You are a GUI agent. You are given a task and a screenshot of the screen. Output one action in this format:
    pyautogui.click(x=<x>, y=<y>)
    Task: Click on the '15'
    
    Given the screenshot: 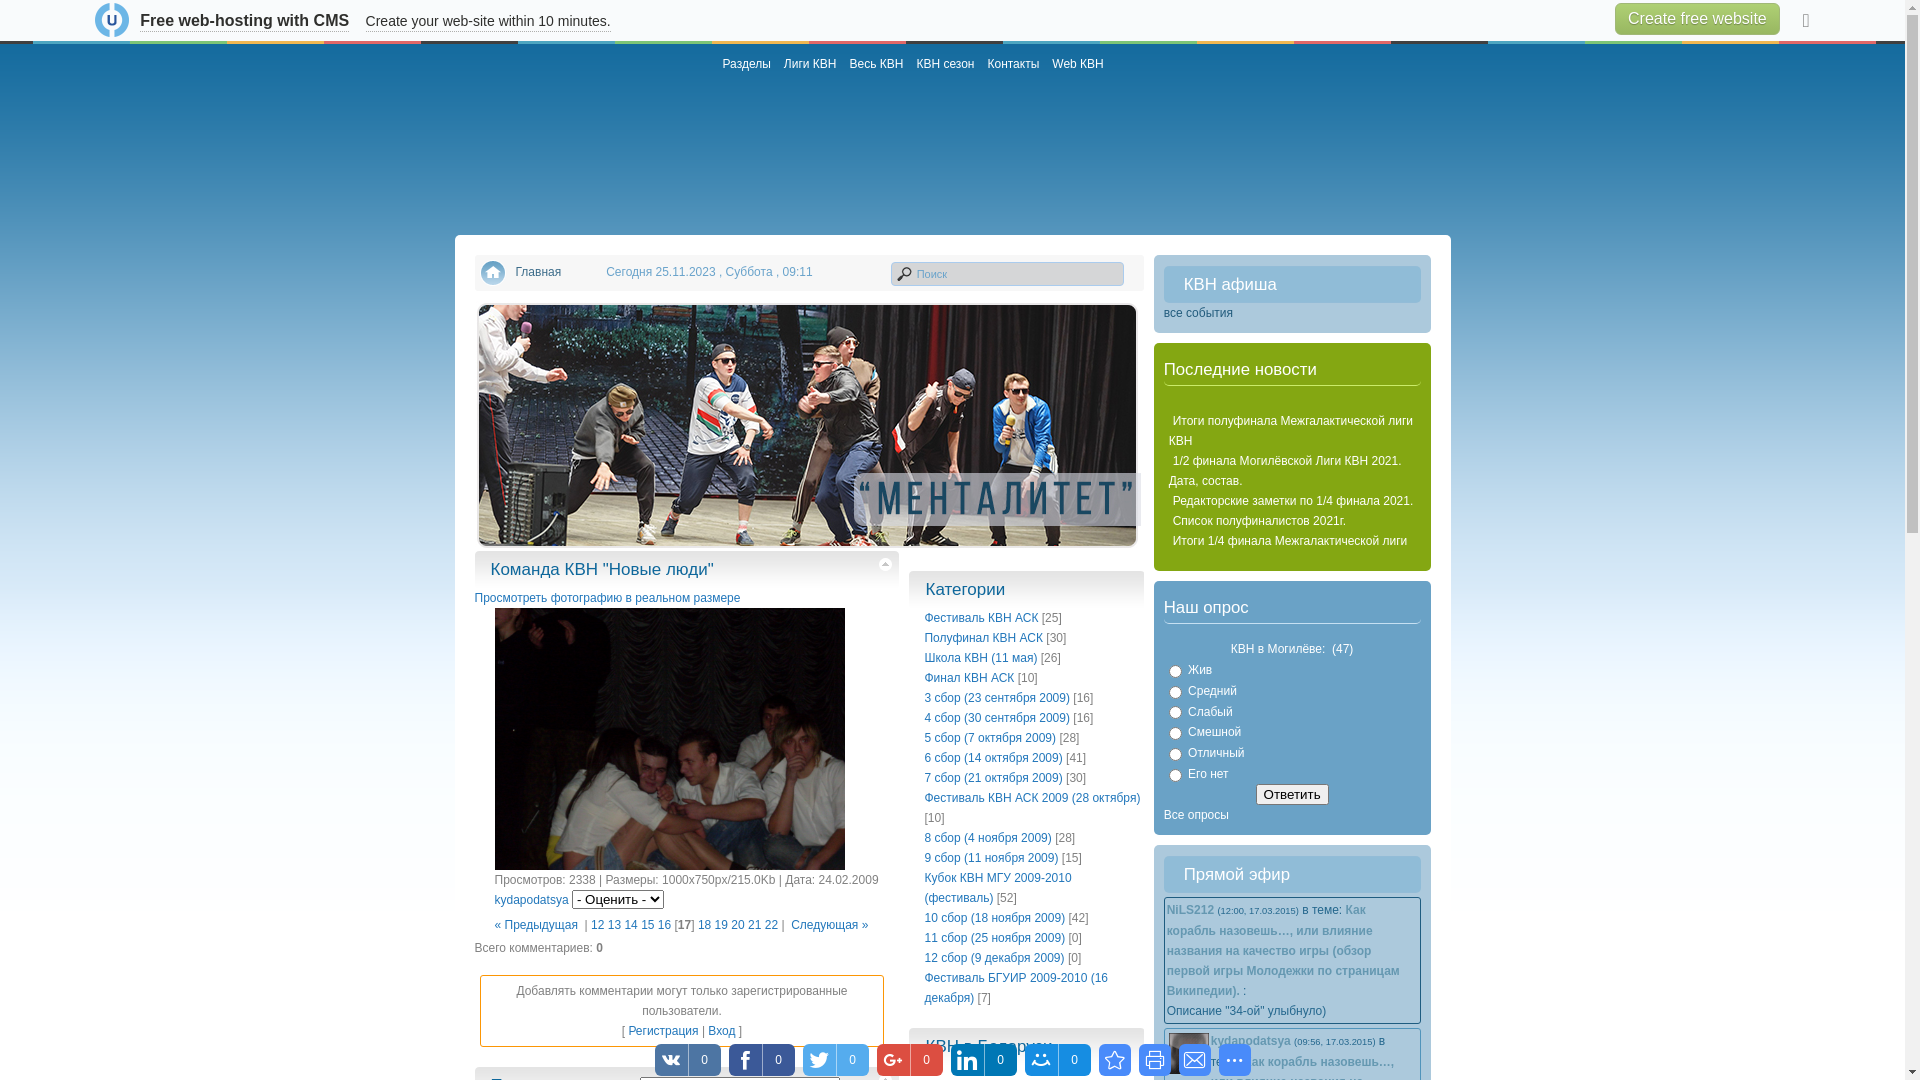 What is the action you would take?
    pyautogui.click(x=641, y=925)
    